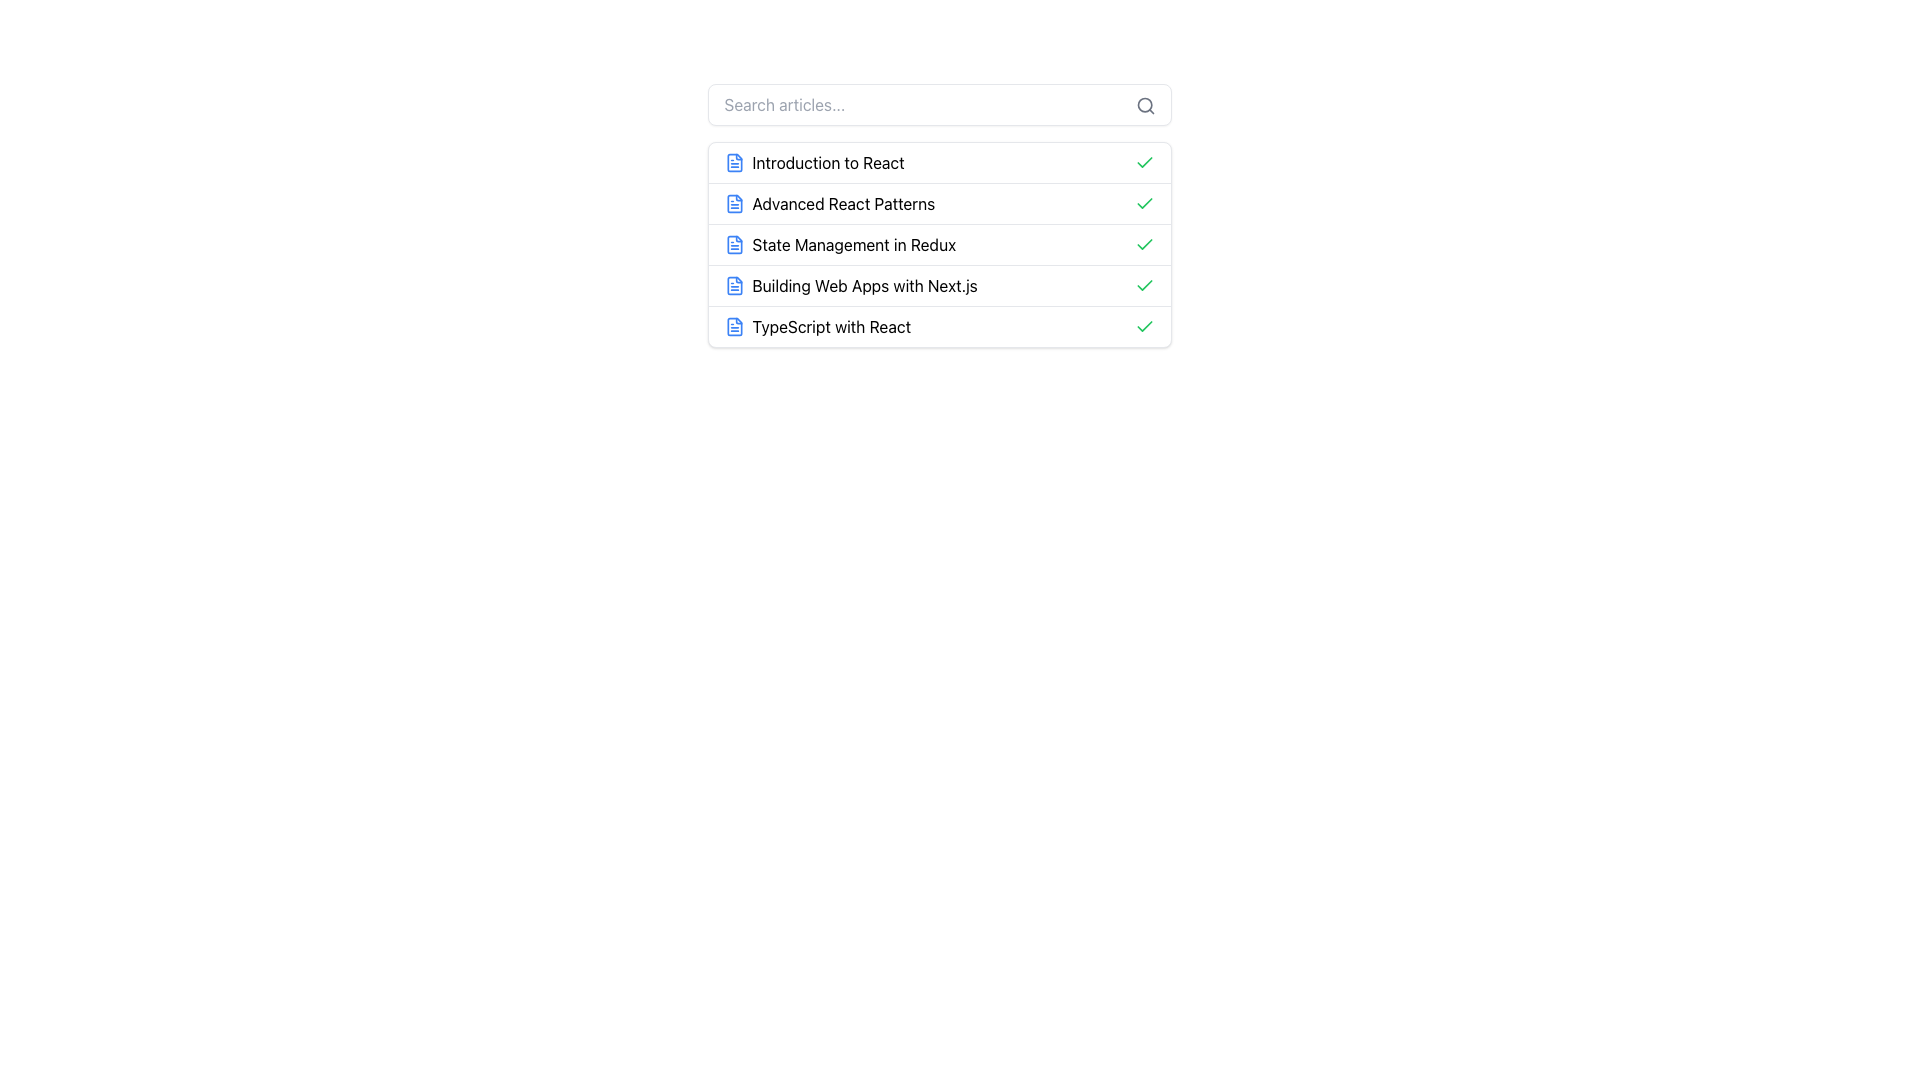  I want to click on the fourth item in the vertical list representing 'Building Web Apps with Next.js', so click(938, 285).